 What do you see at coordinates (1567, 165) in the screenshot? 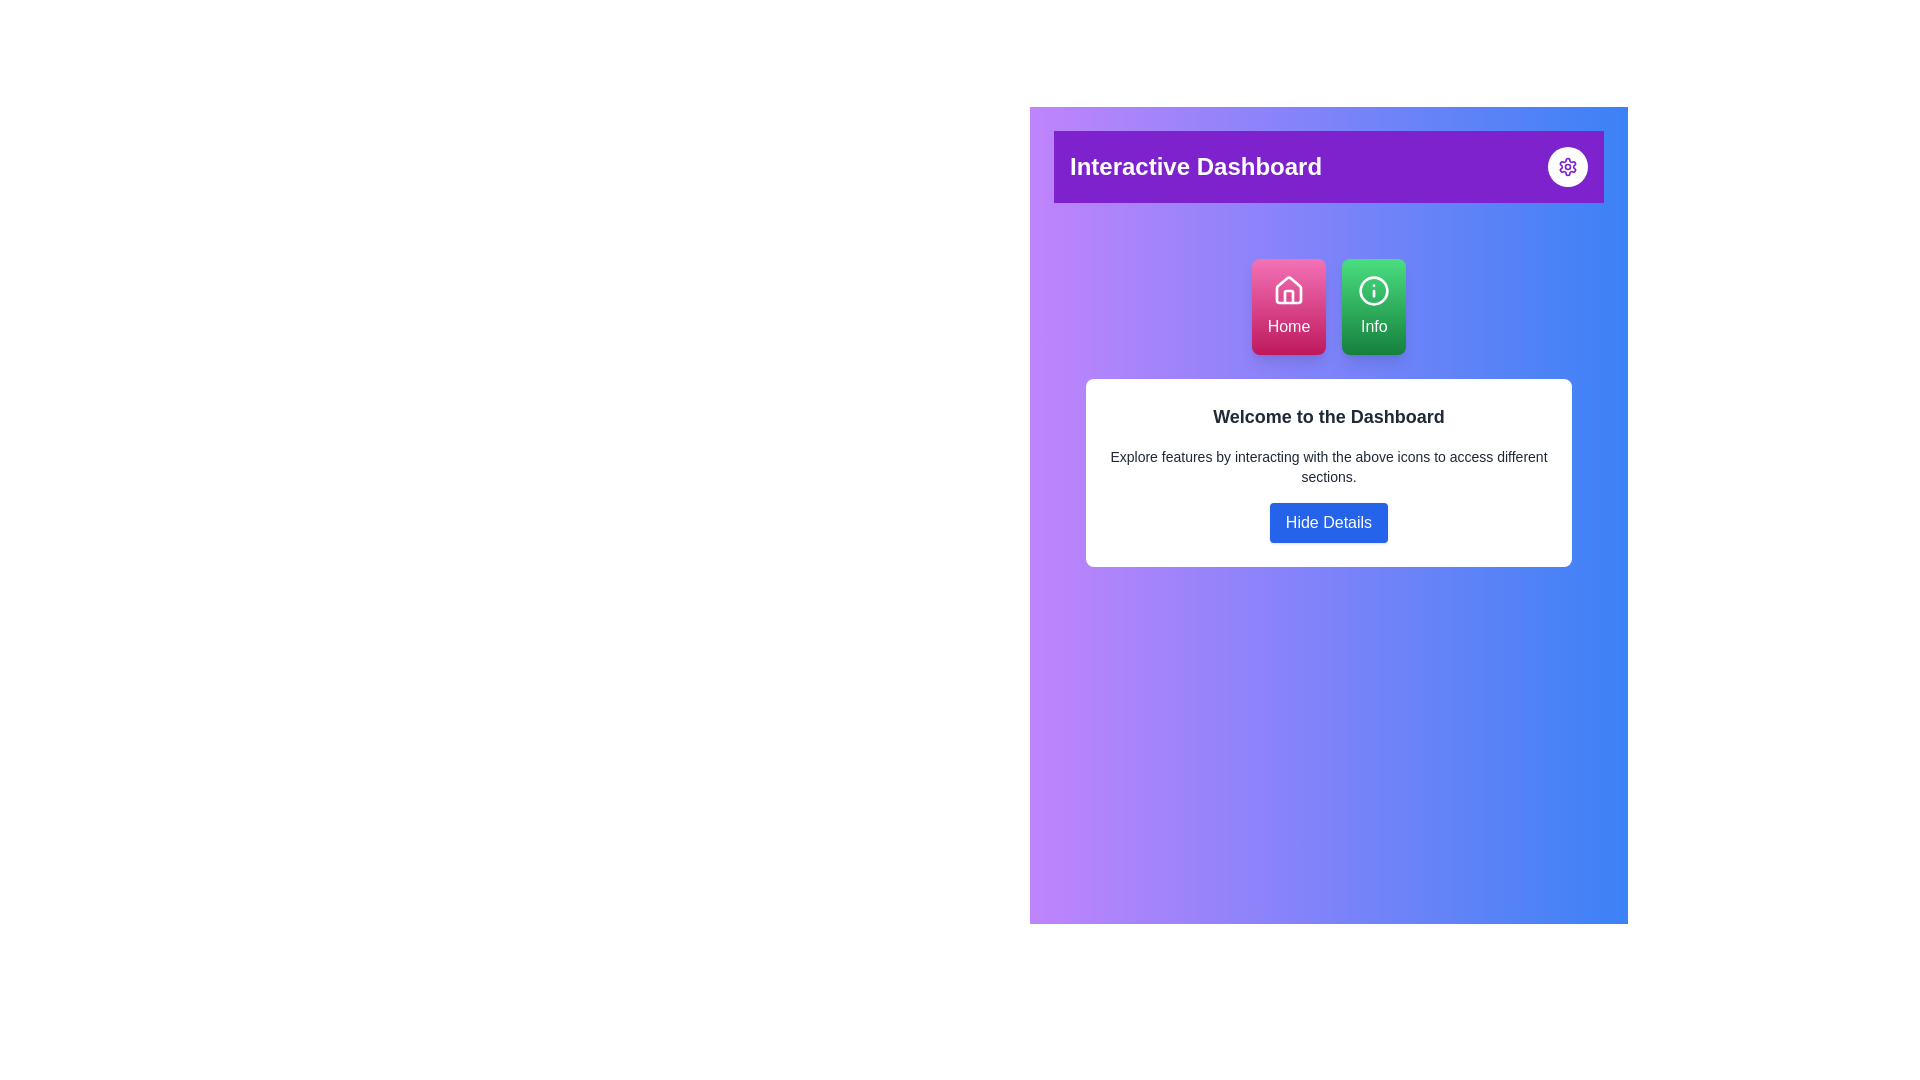
I see `the cogwheel icon located in the top-right corner of the interface` at bounding box center [1567, 165].